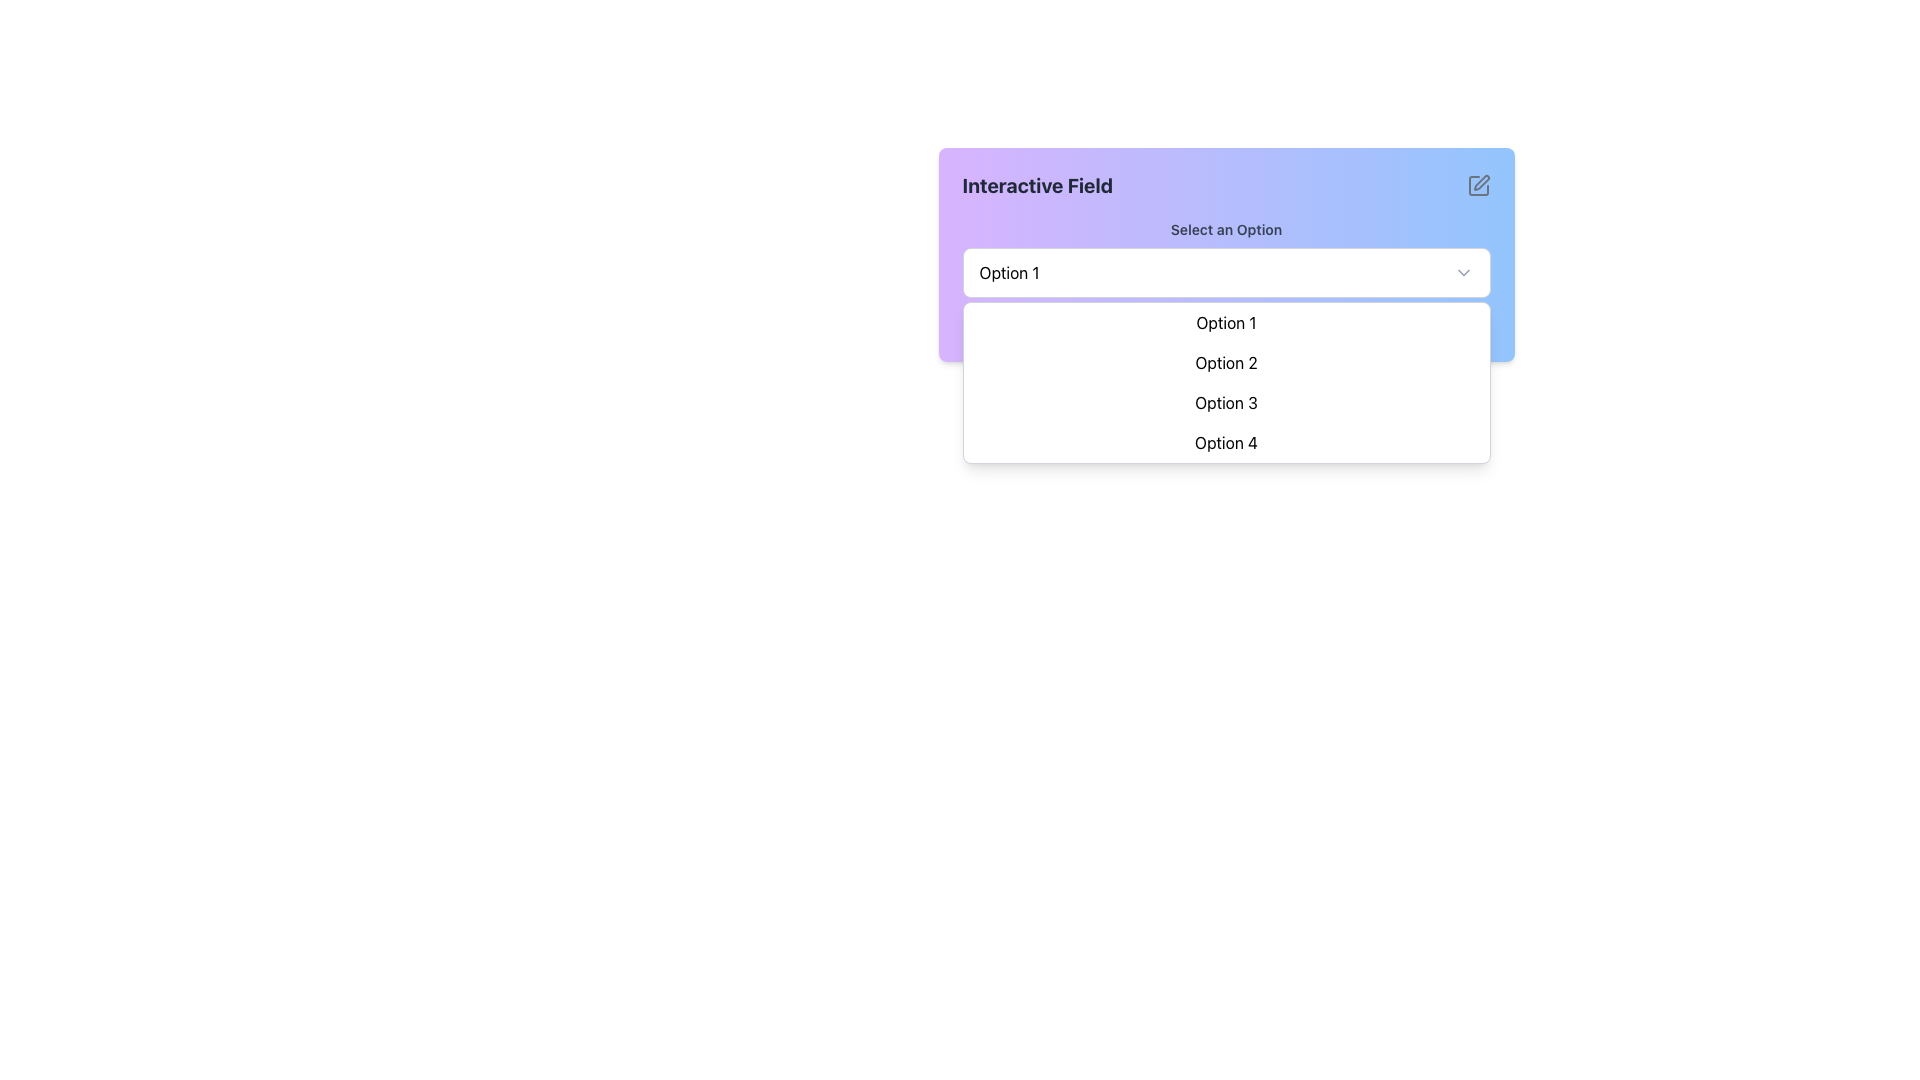 The width and height of the screenshot is (1920, 1080). Describe the element at coordinates (1225, 322) in the screenshot. I see `the 'Option 1' in the dropdown menu` at that location.